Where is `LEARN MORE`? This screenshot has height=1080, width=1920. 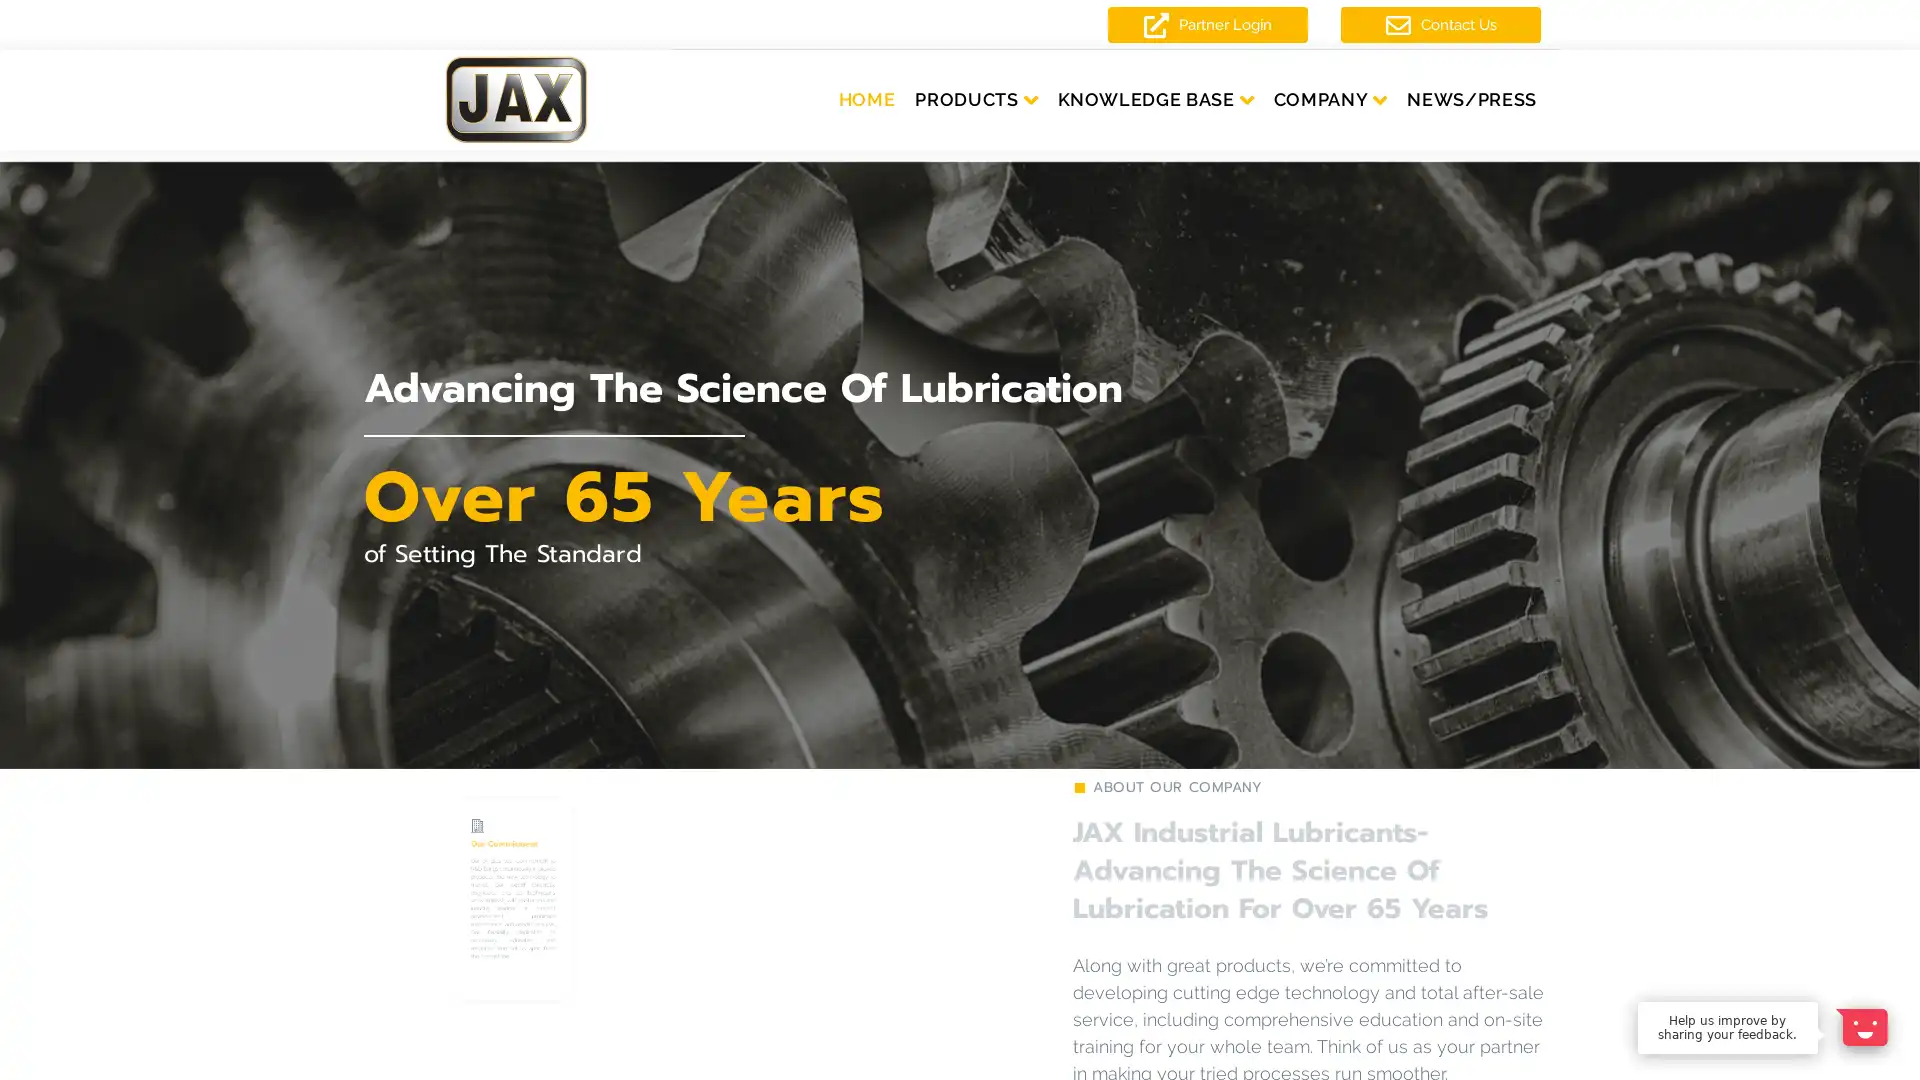
LEARN MORE is located at coordinates (758, 945).